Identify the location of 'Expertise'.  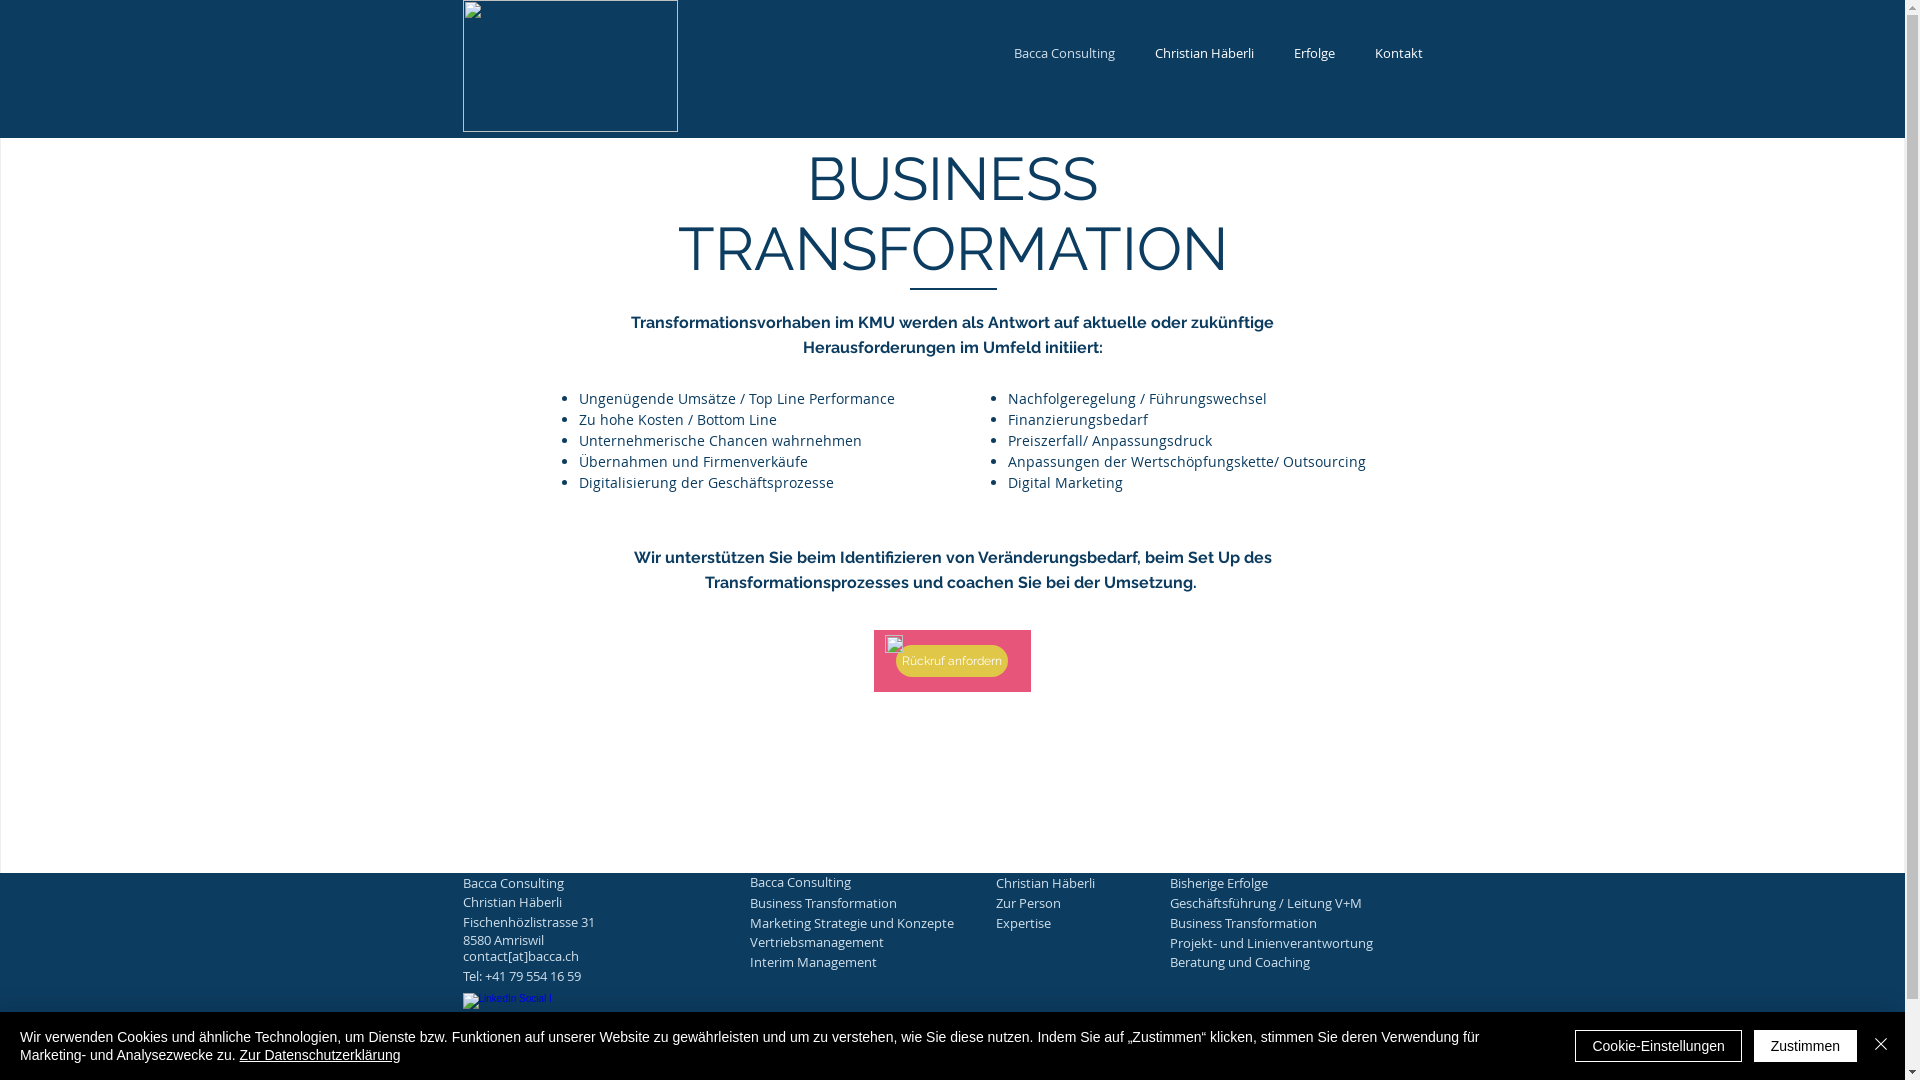
(1098, 922).